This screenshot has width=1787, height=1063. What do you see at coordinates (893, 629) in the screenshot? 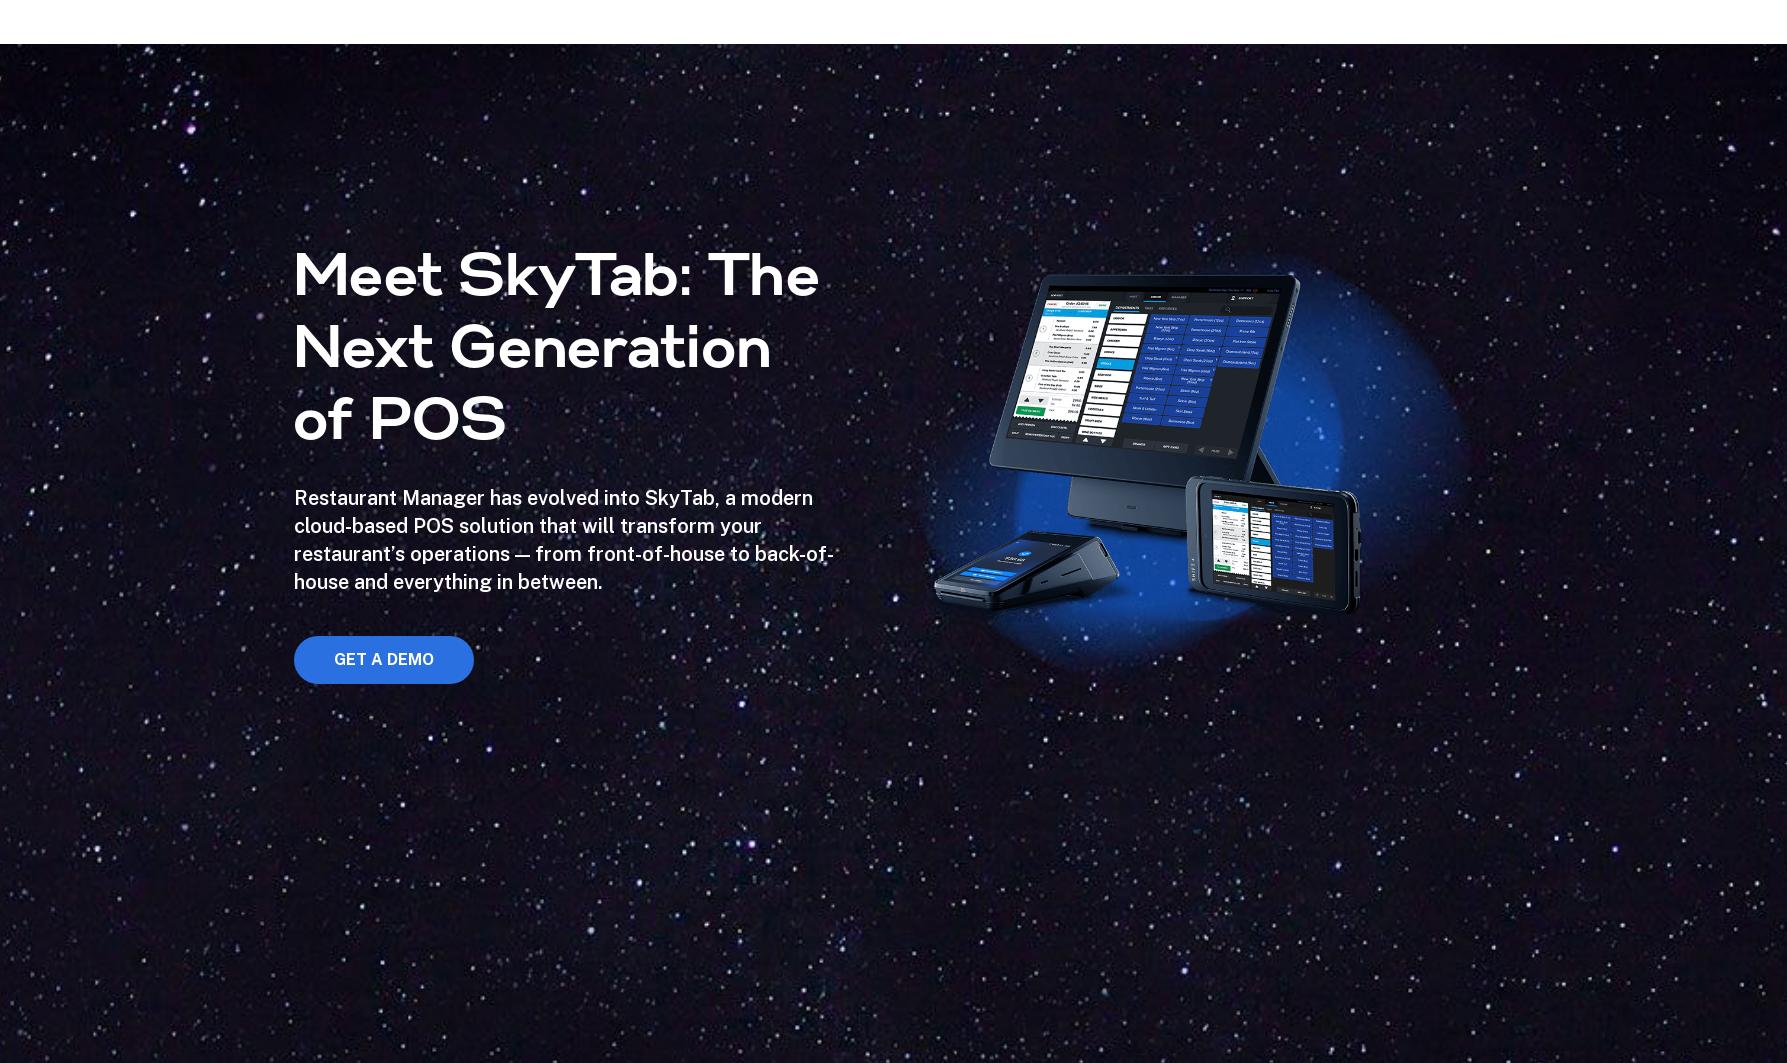
I see `'Get a Free Demo of SkyTab'` at bounding box center [893, 629].